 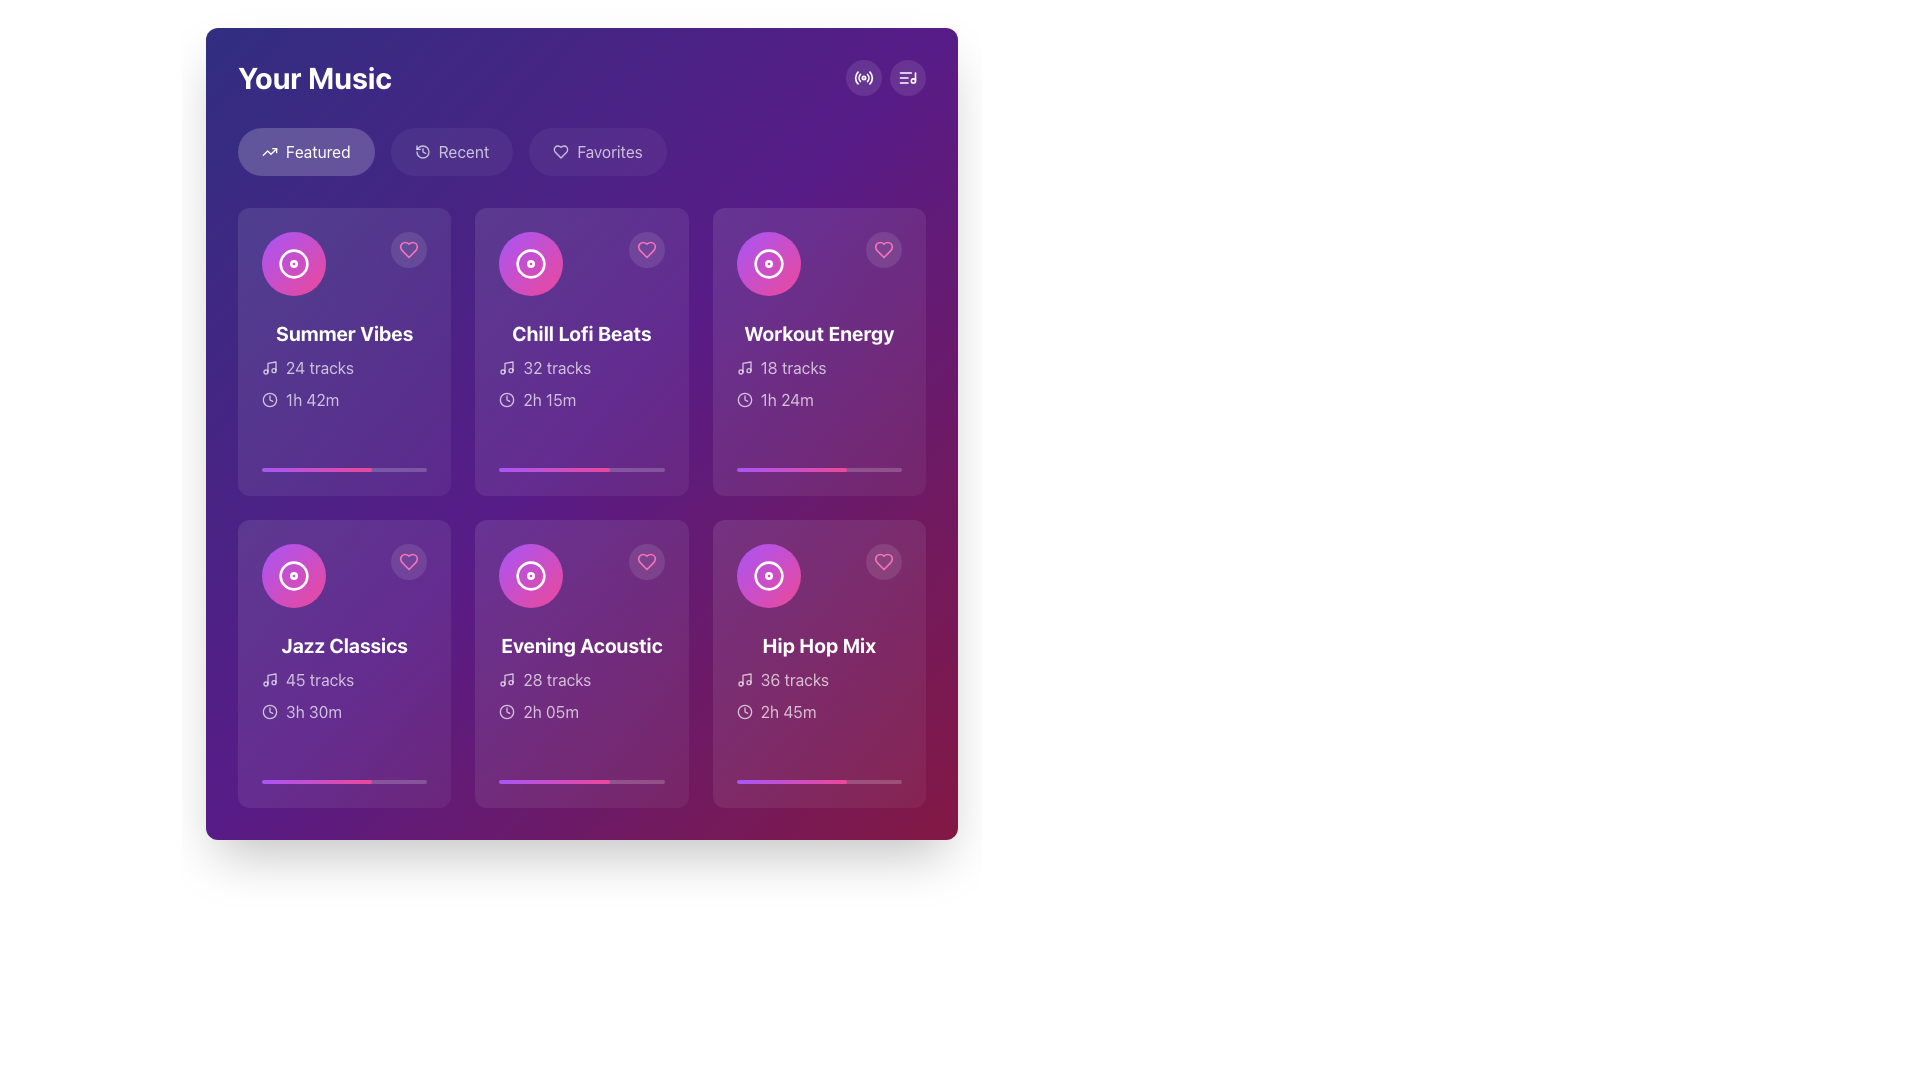 I want to click on the decorative album or music playlist icon in the 'Workout Energy' card, which is centrally located in the grid layout, so click(x=767, y=262).